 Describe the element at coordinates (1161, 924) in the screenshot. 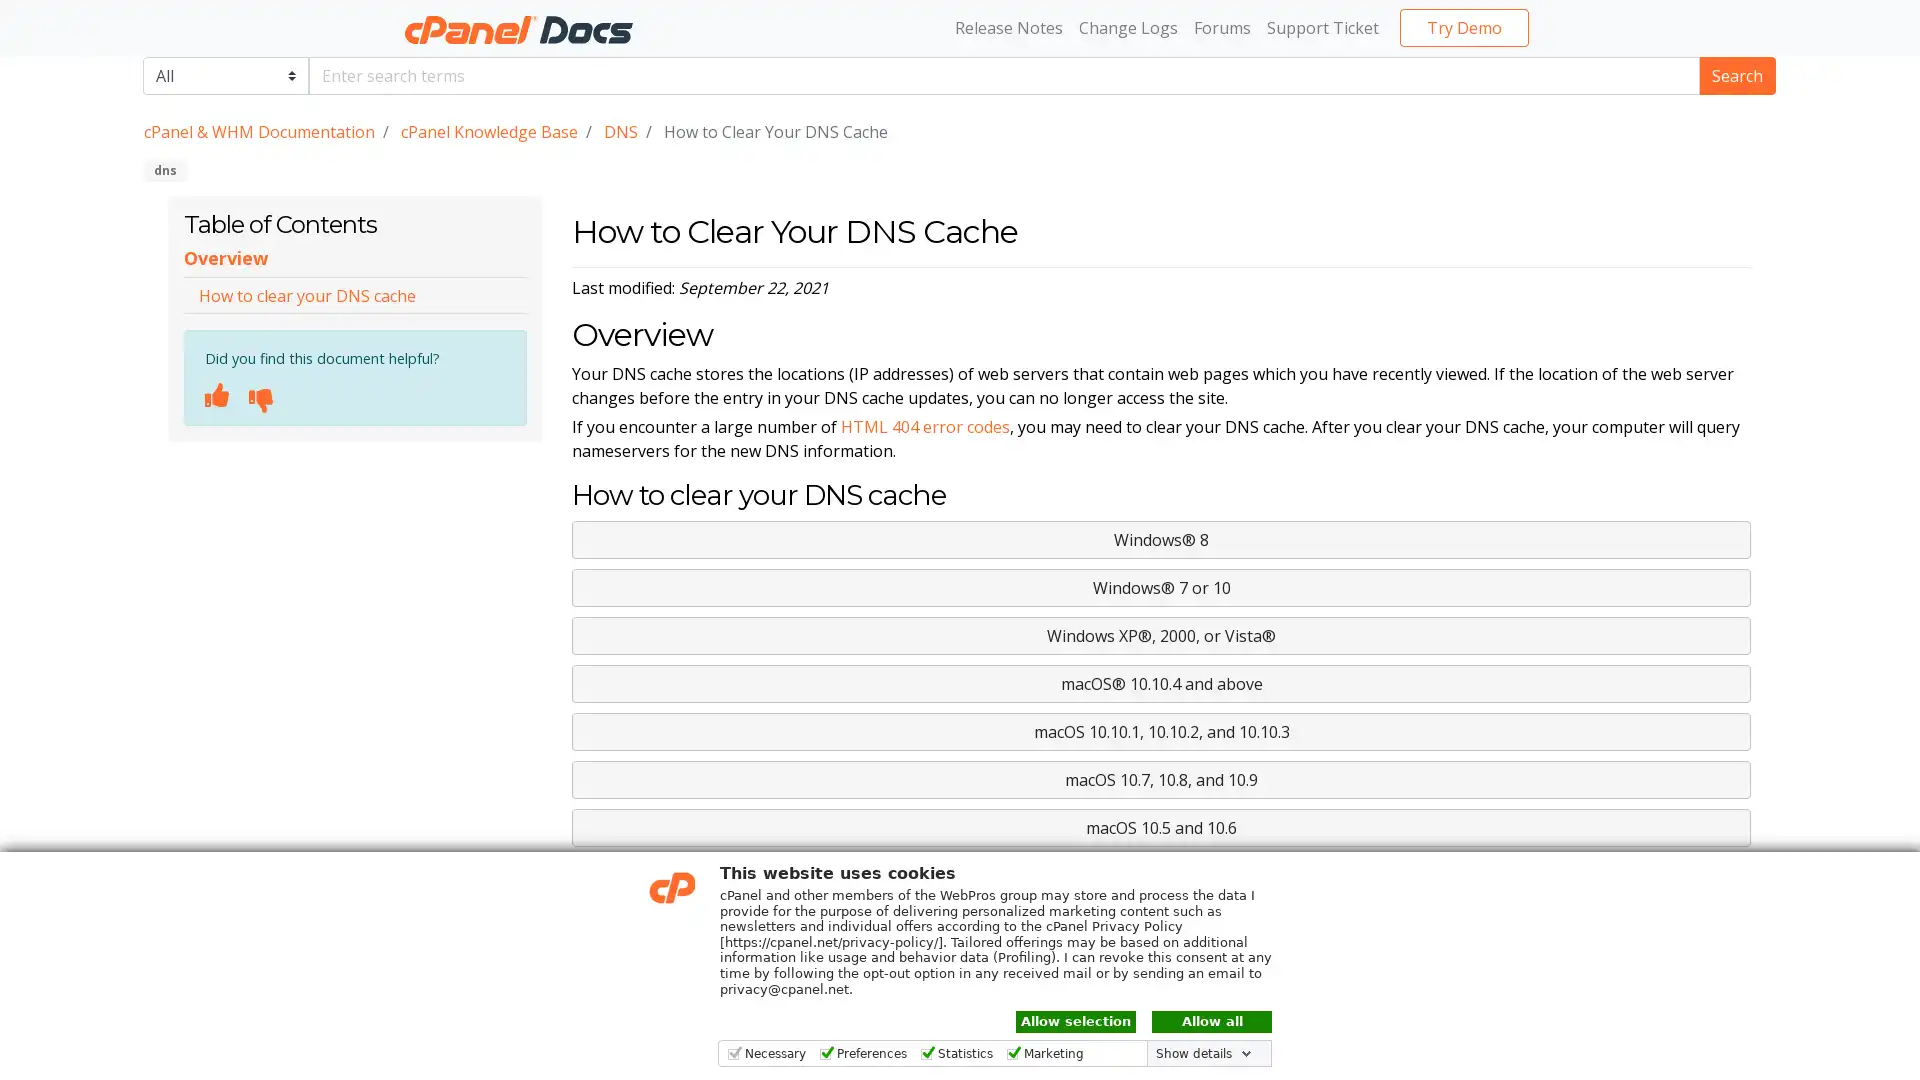

I see `Ubuntu` at that location.